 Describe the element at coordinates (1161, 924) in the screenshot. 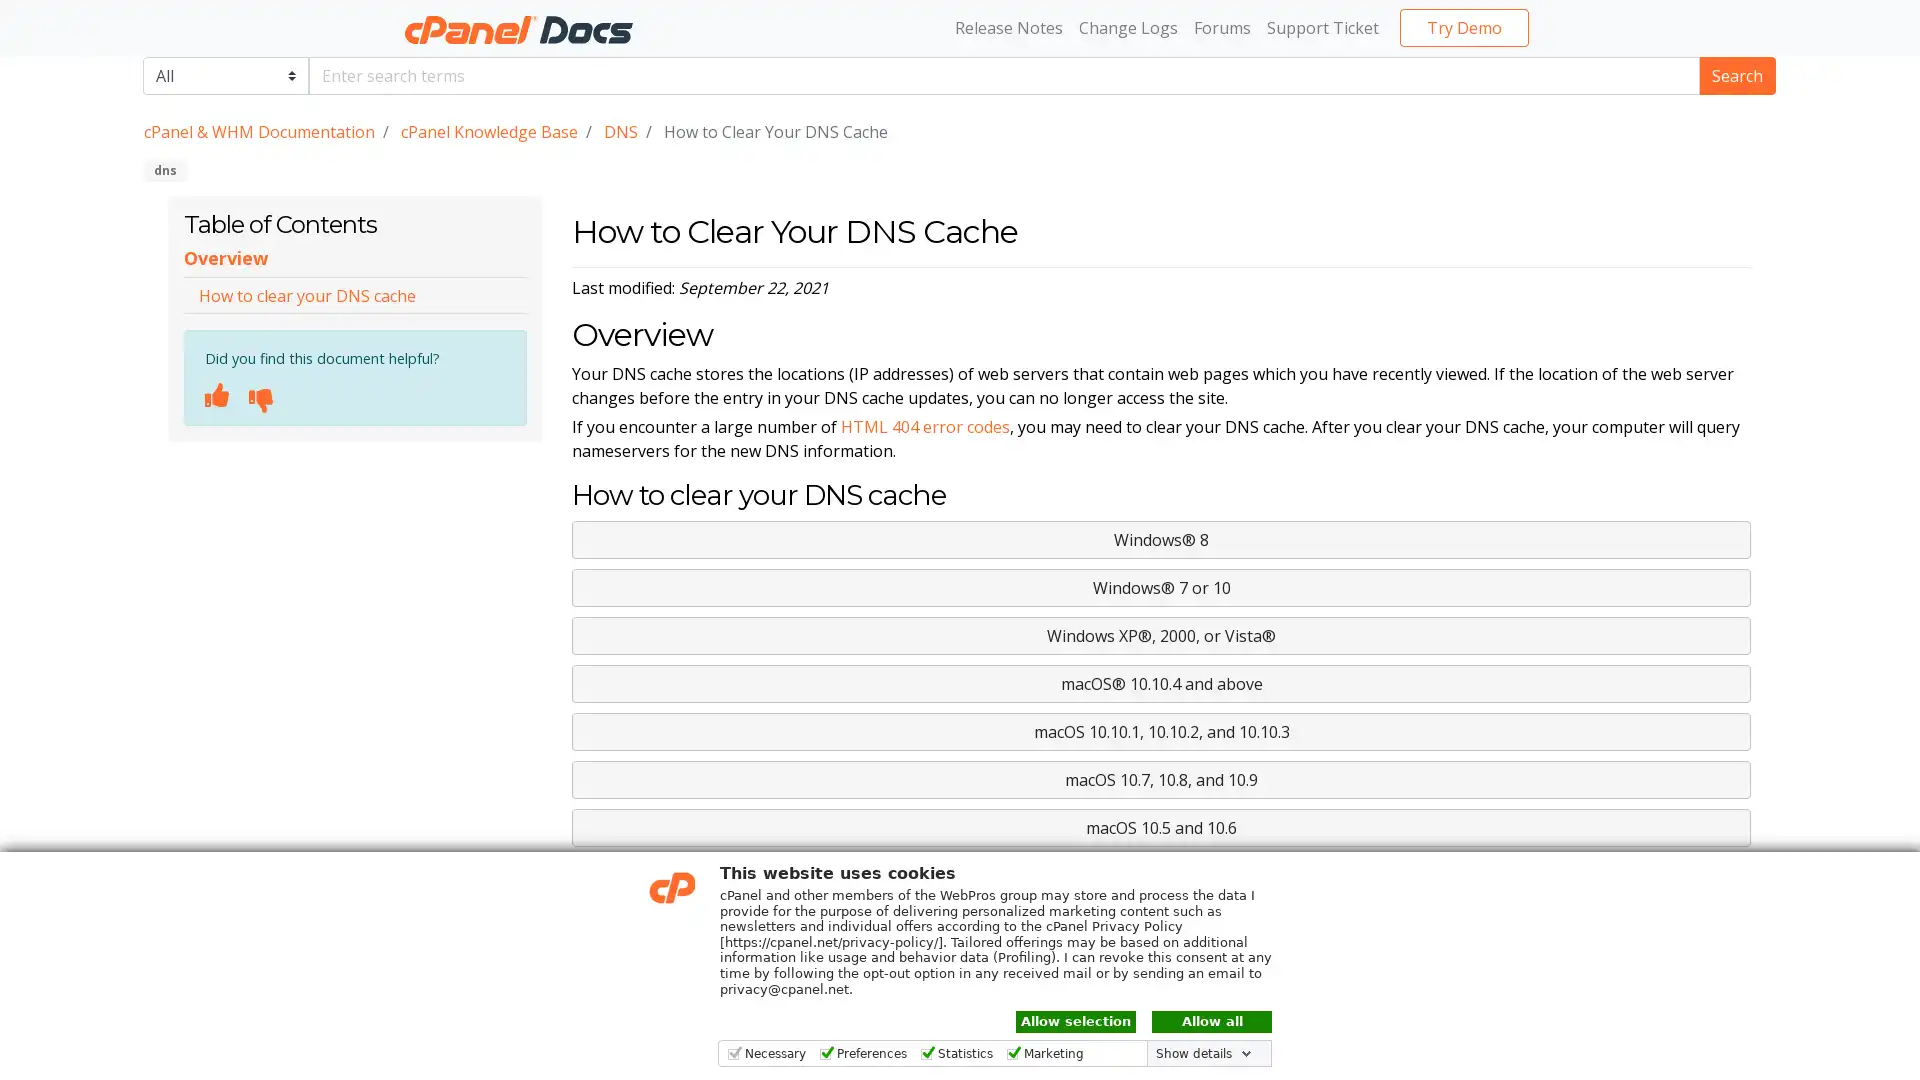

I see `Ubuntu` at that location.